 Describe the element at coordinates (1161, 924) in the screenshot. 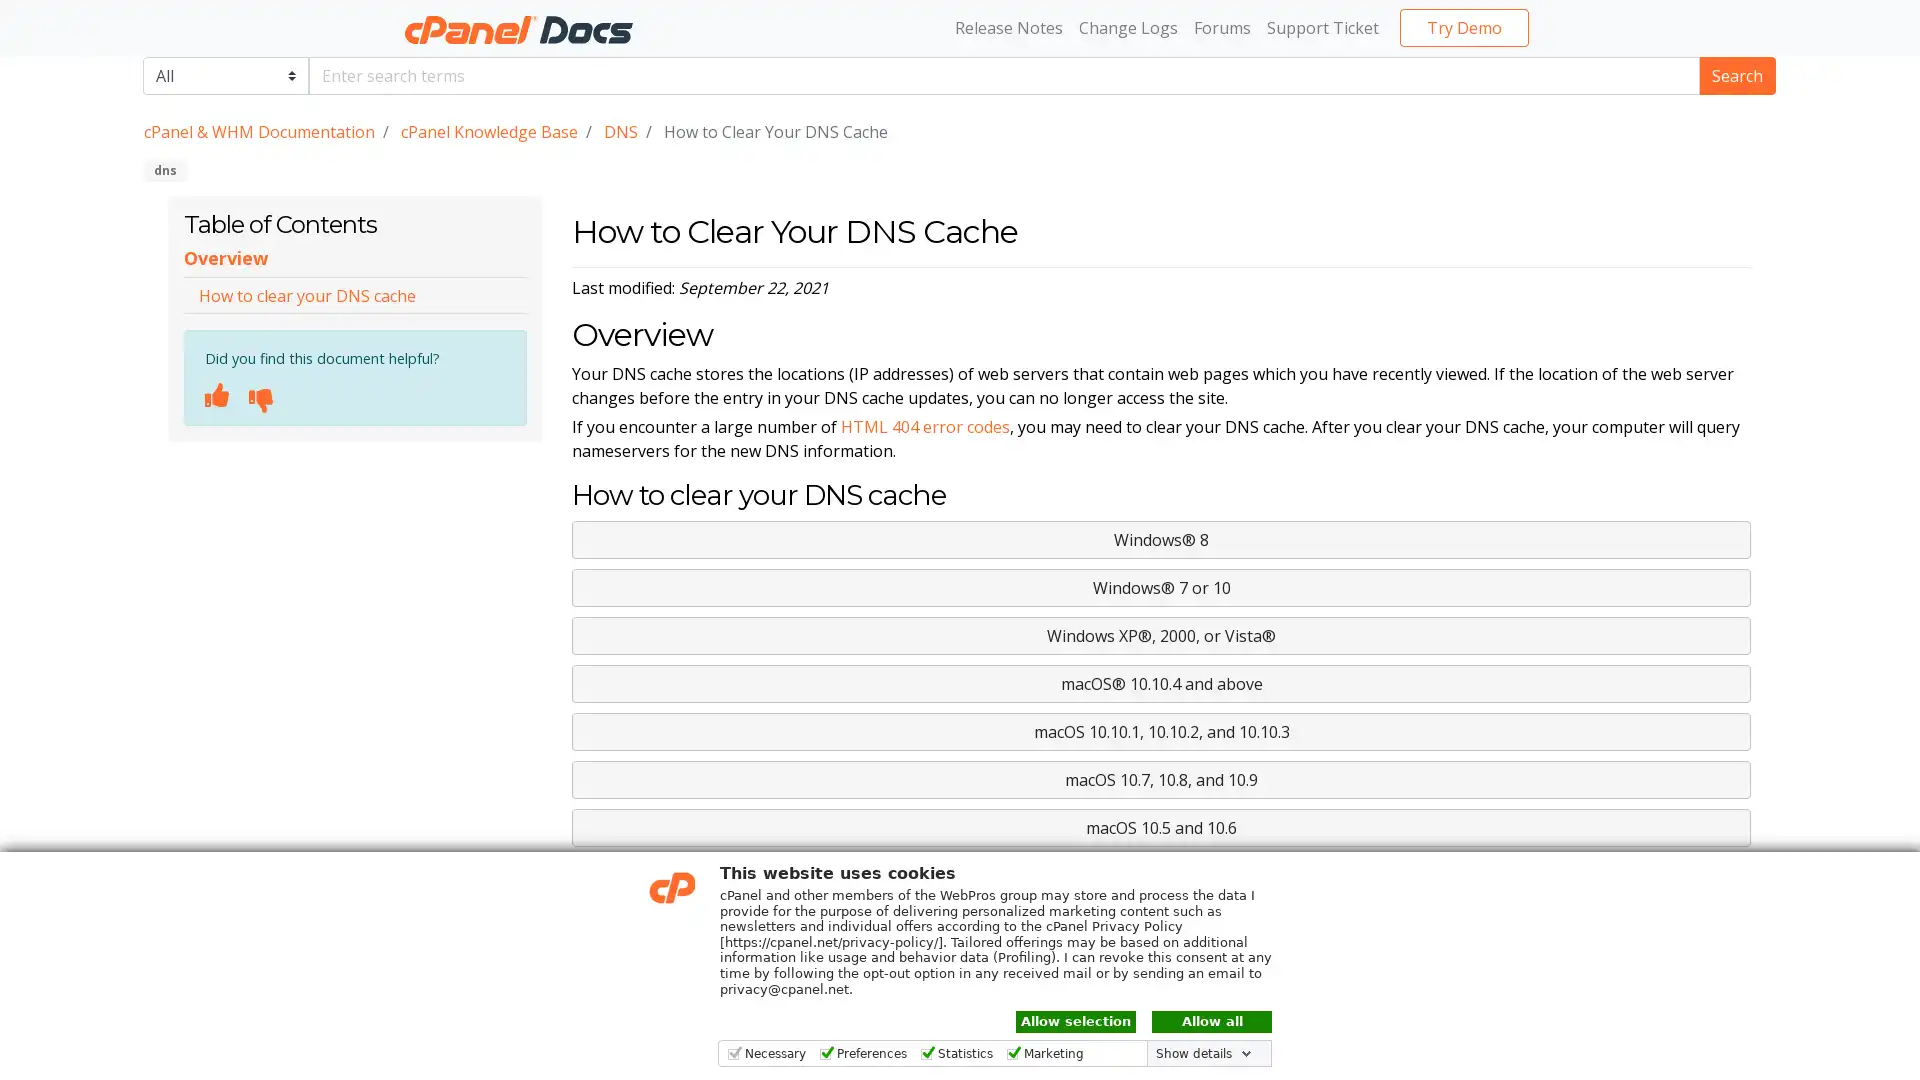

I see `Ubuntu` at that location.